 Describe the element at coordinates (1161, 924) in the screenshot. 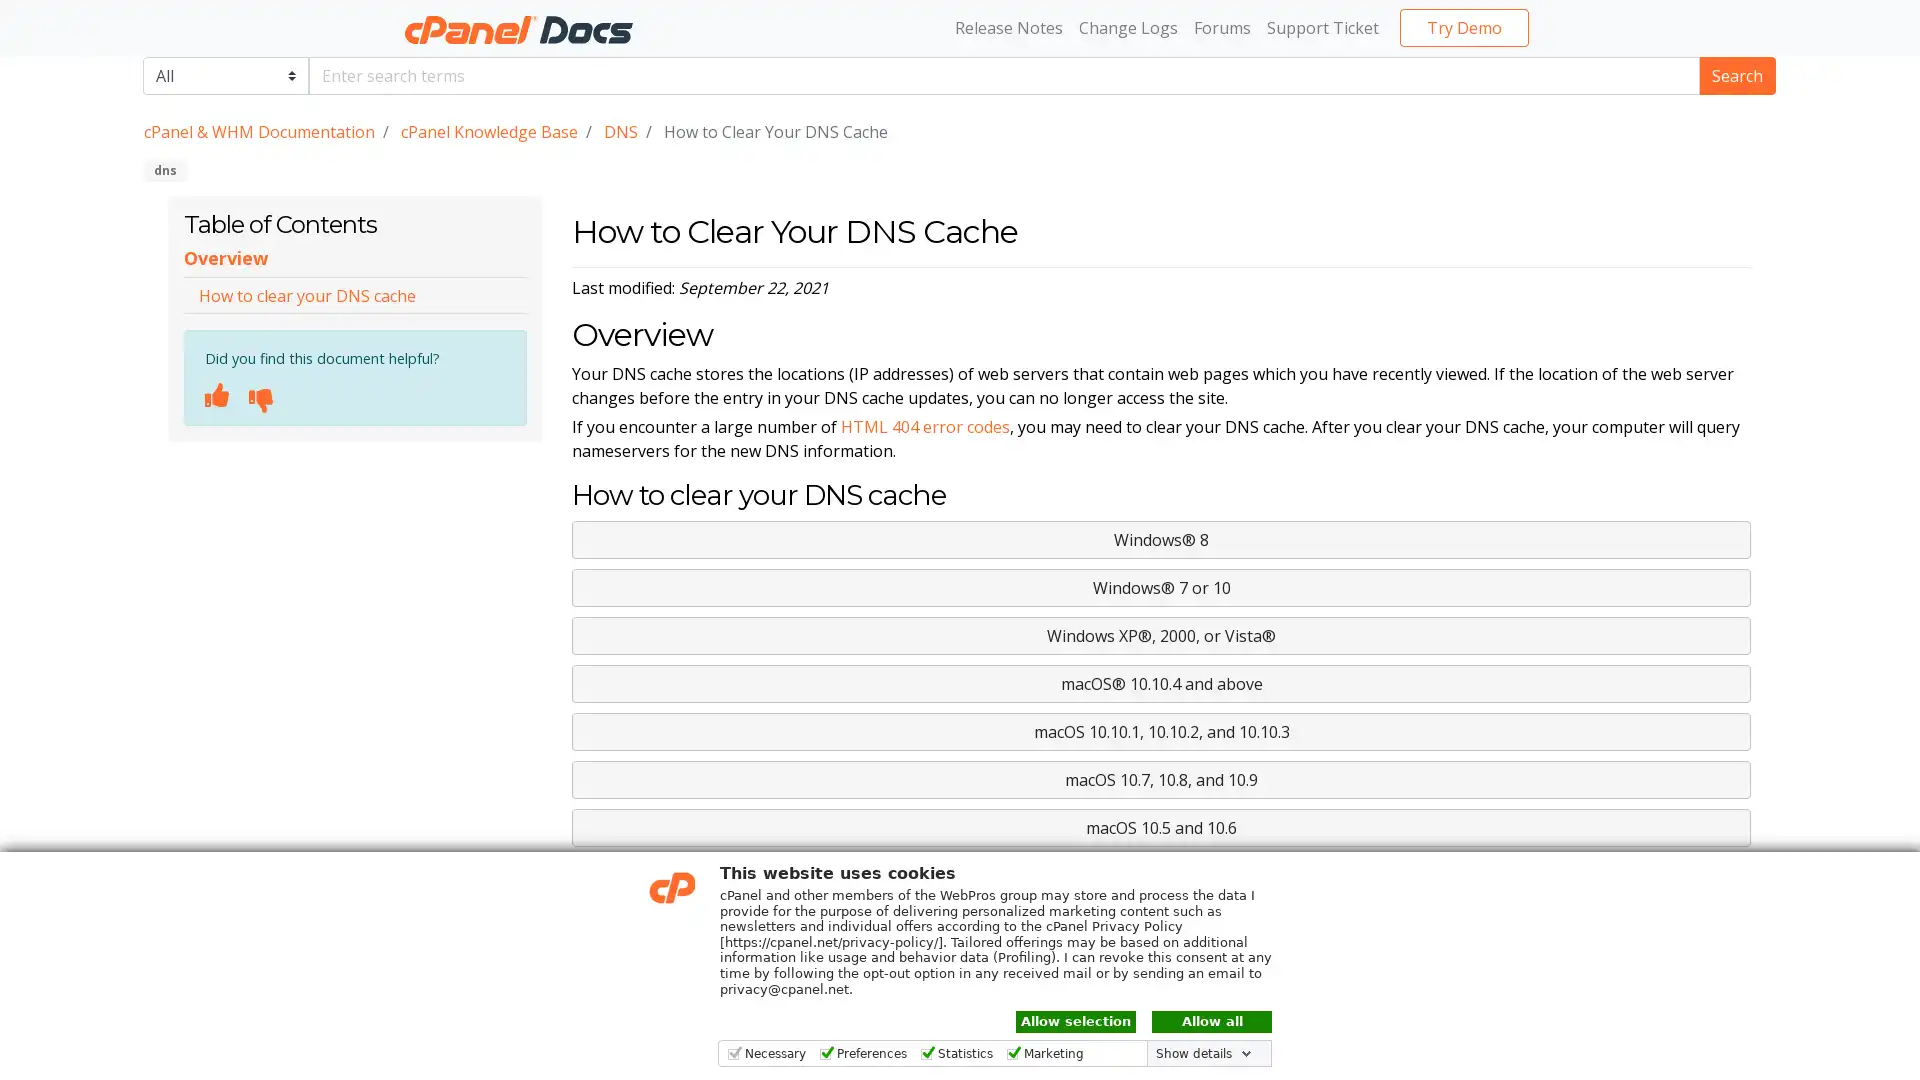

I see `Ubuntu` at that location.